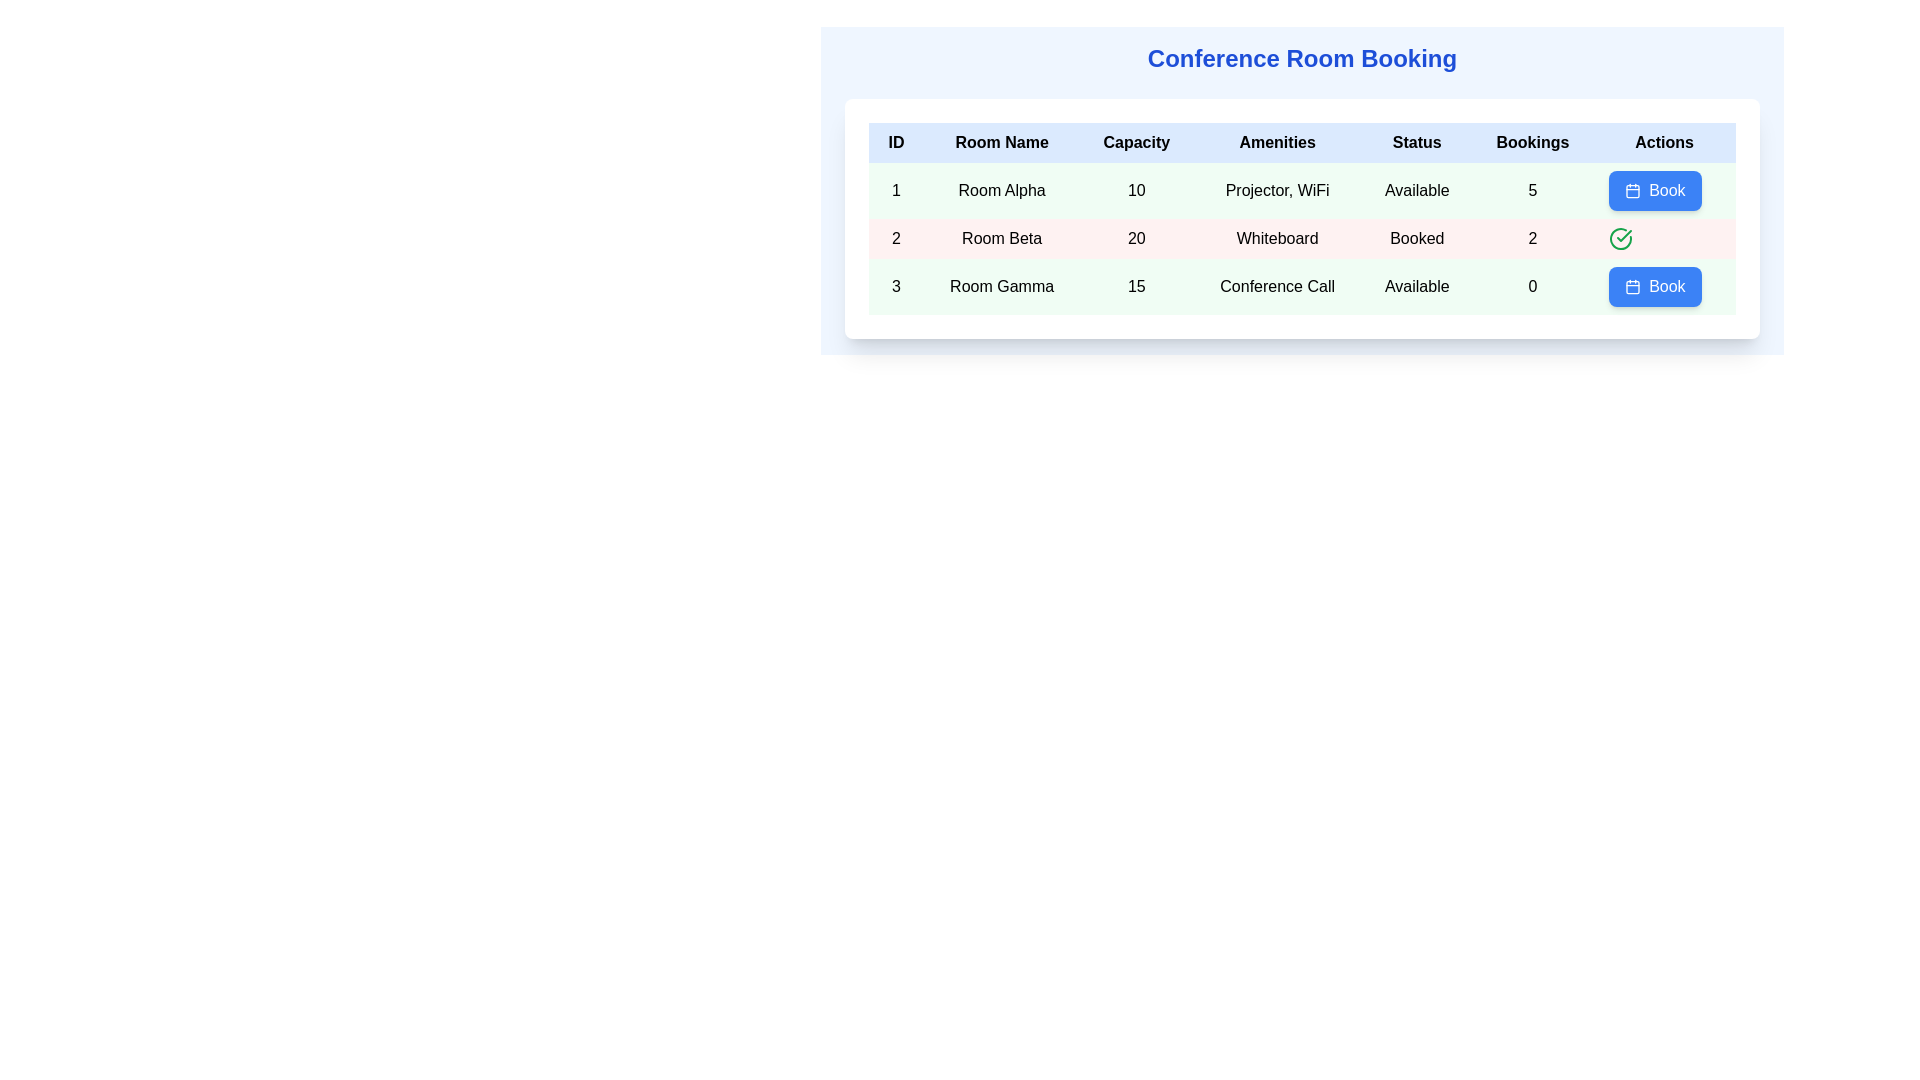  I want to click on text content of the first row in the 'Conference Room Booking' table, which provides information about 'Room Alpha', so click(1302, 191).